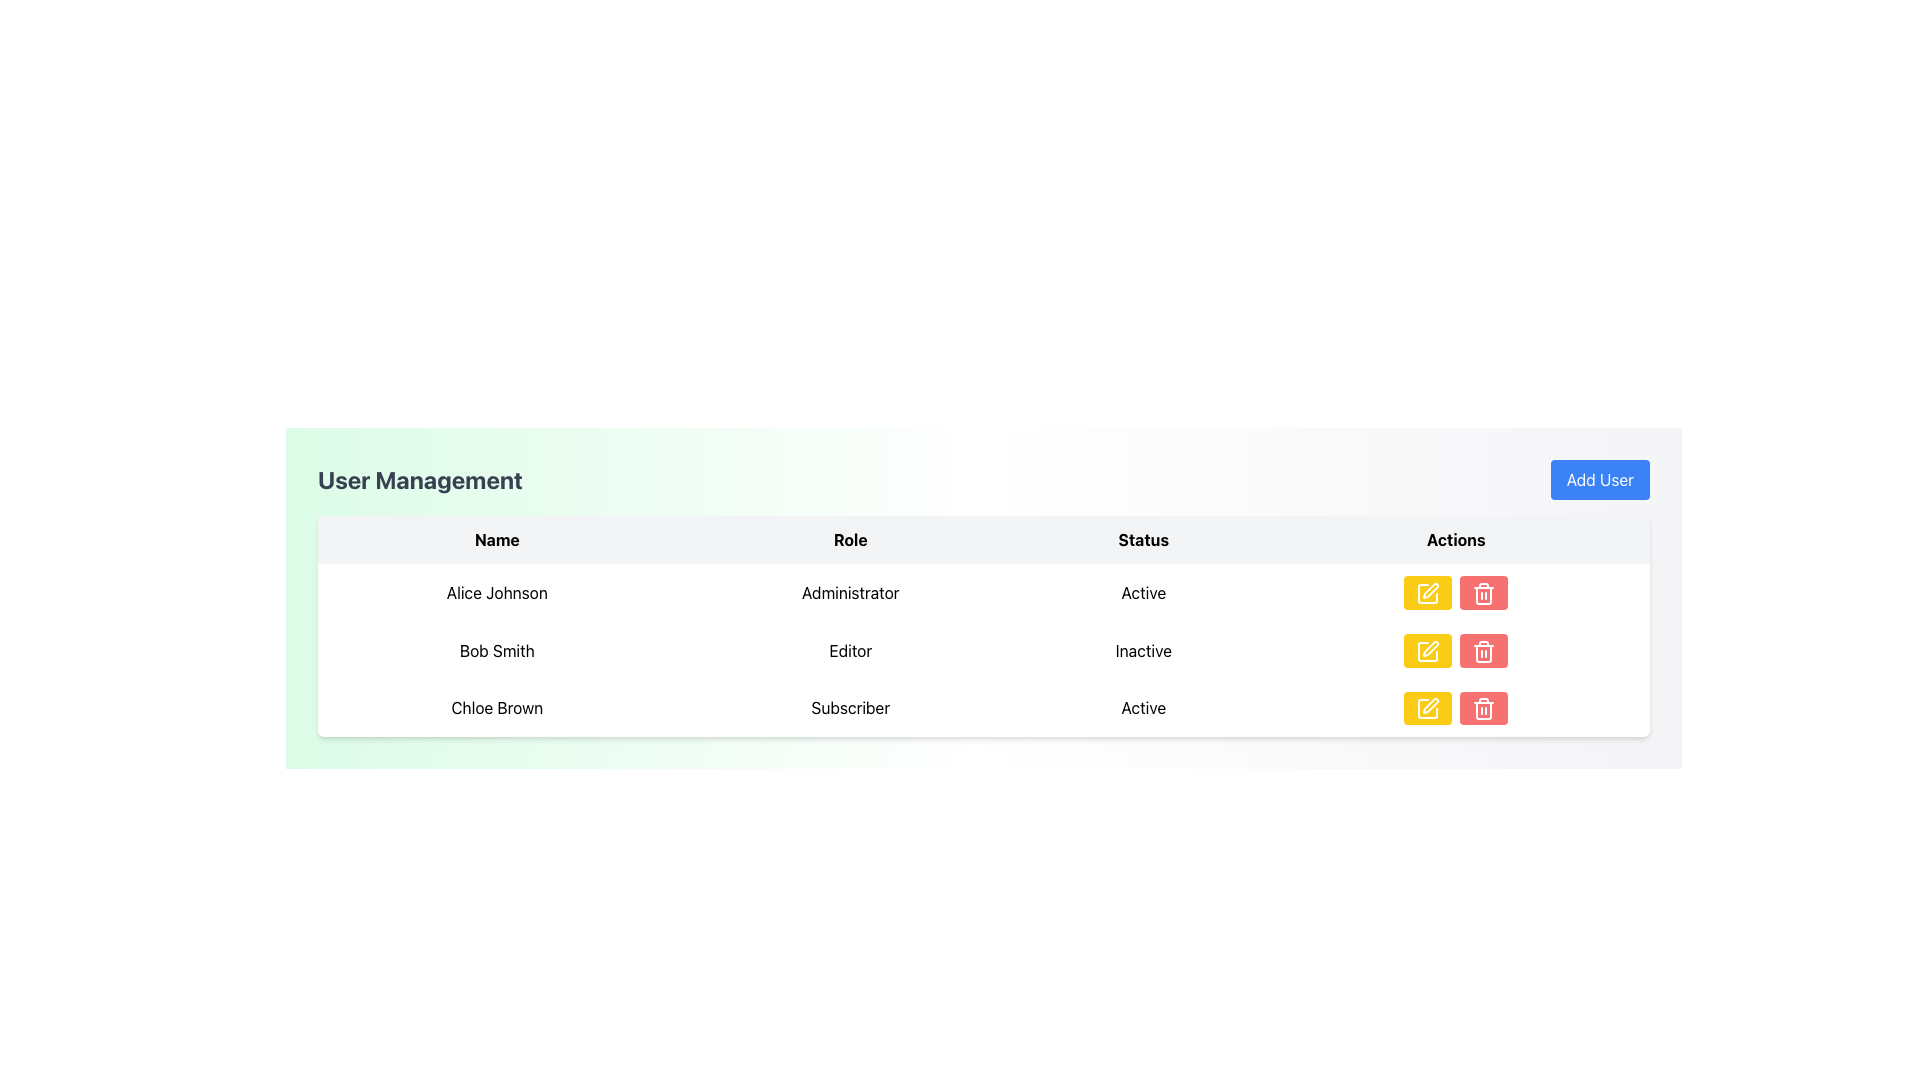 The width and height of the screenshot is (1920, 1080). Describe the element at coordinates (1143, 650) in the screenshot. I see `the text label indicating the status of 'Bob Smith' which displays 'Inactive' in the Status column of the table` at that location.